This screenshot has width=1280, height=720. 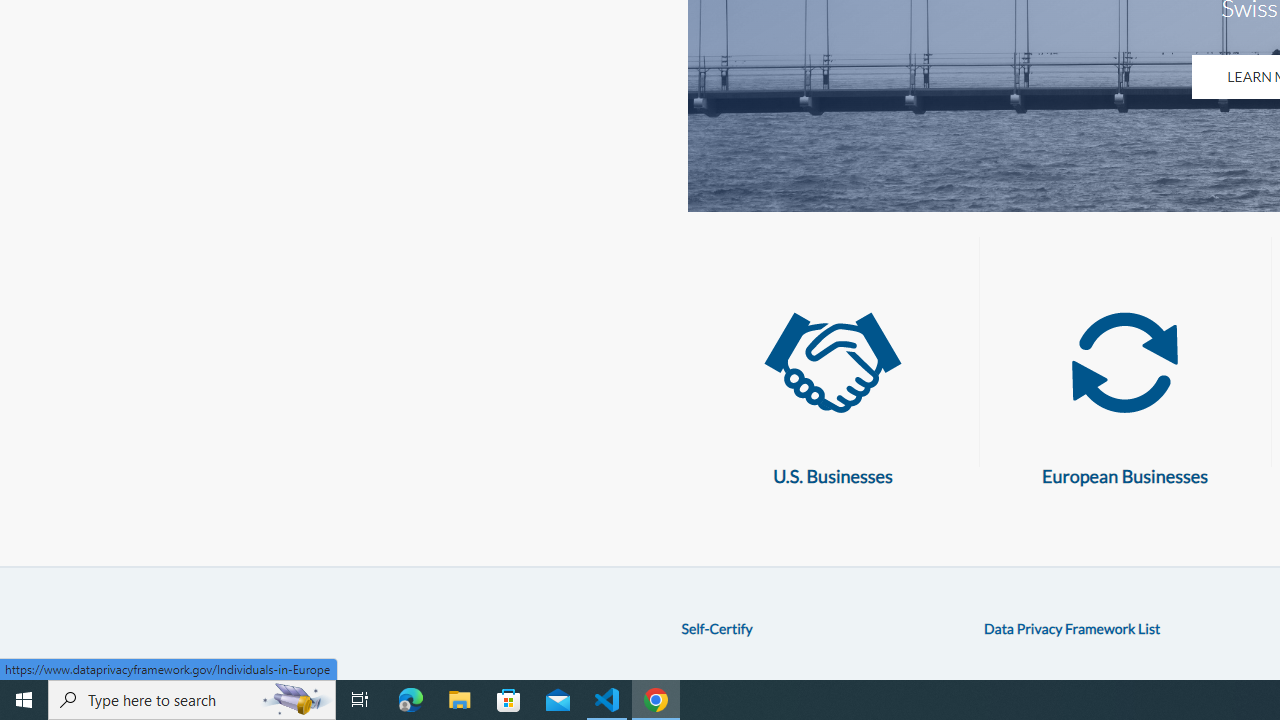 What do you see at coordinates (1125, 363) in the screenshot?
I see `'European Businesses'` at bounding box center [1125, 363].